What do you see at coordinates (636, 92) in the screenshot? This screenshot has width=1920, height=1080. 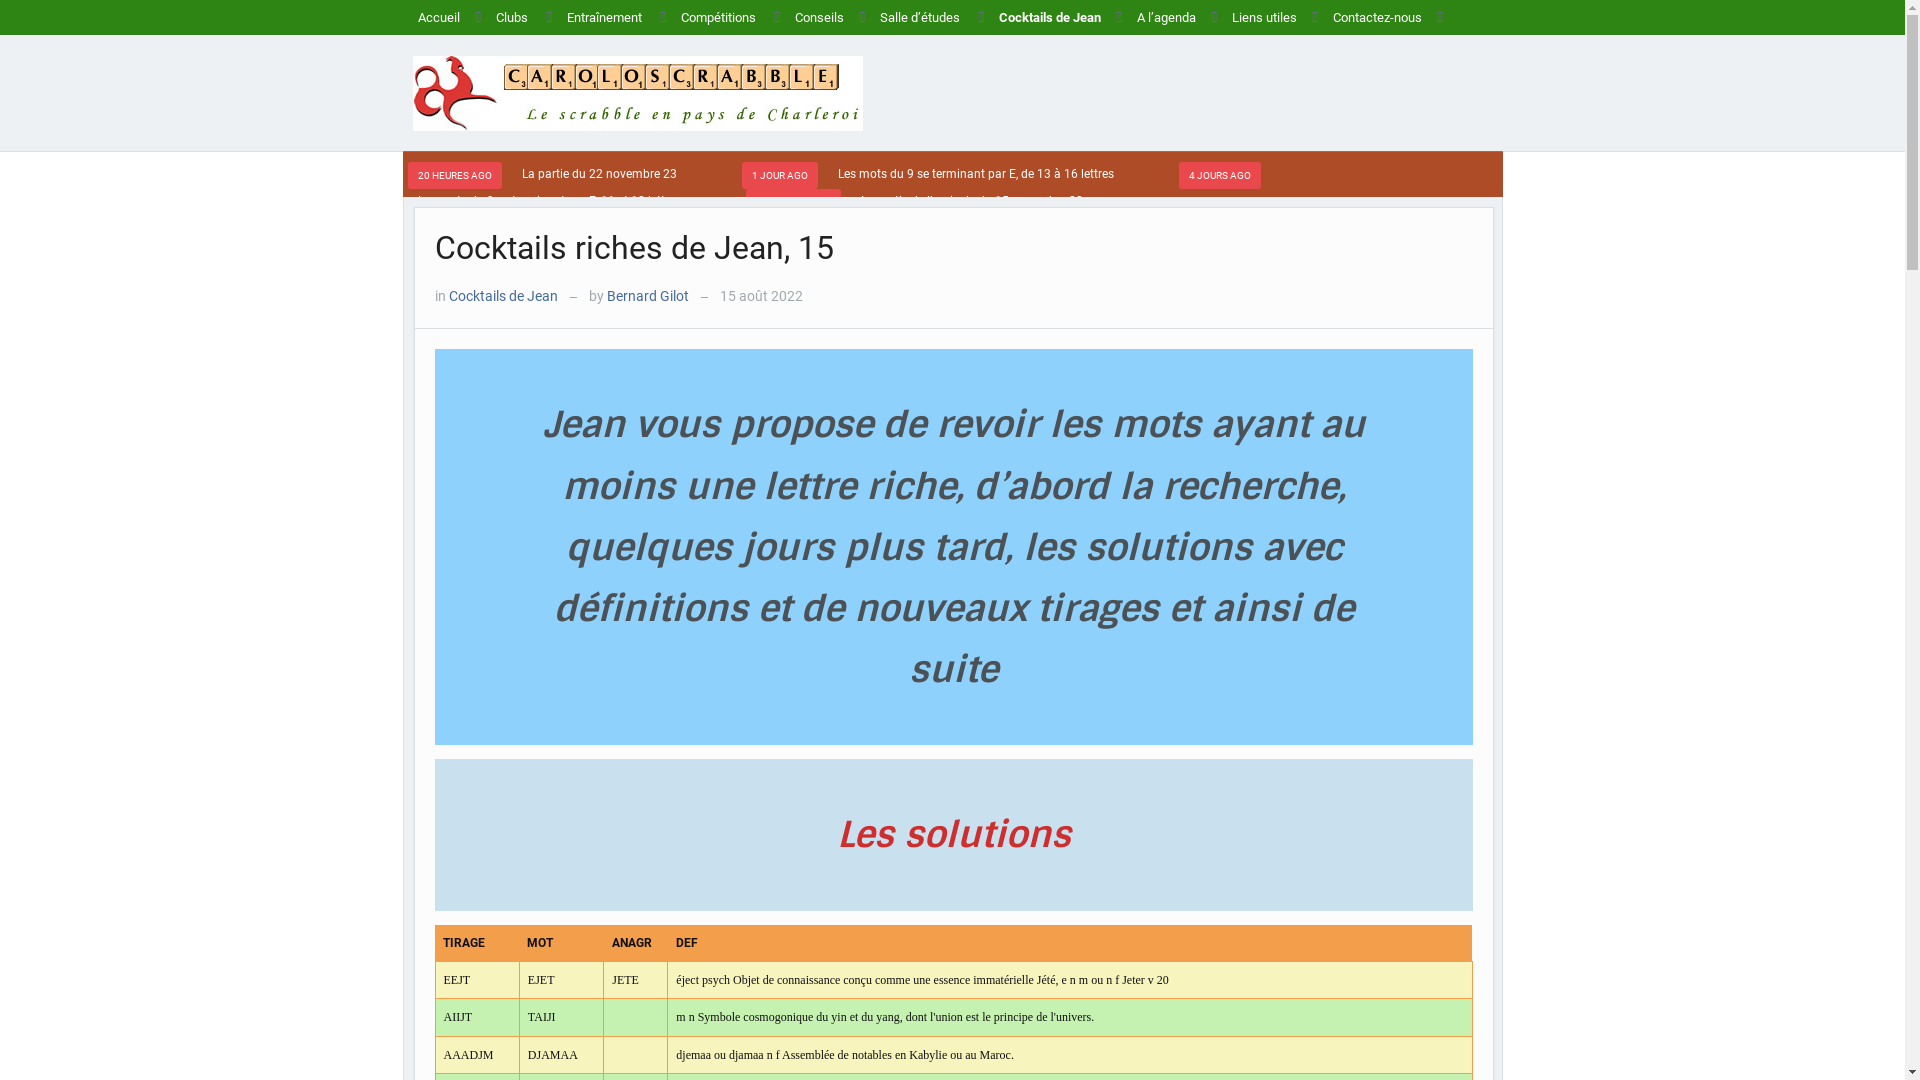 I see `'Le scrabble en pays de Charleroi'` at bounding box center [636, 92].